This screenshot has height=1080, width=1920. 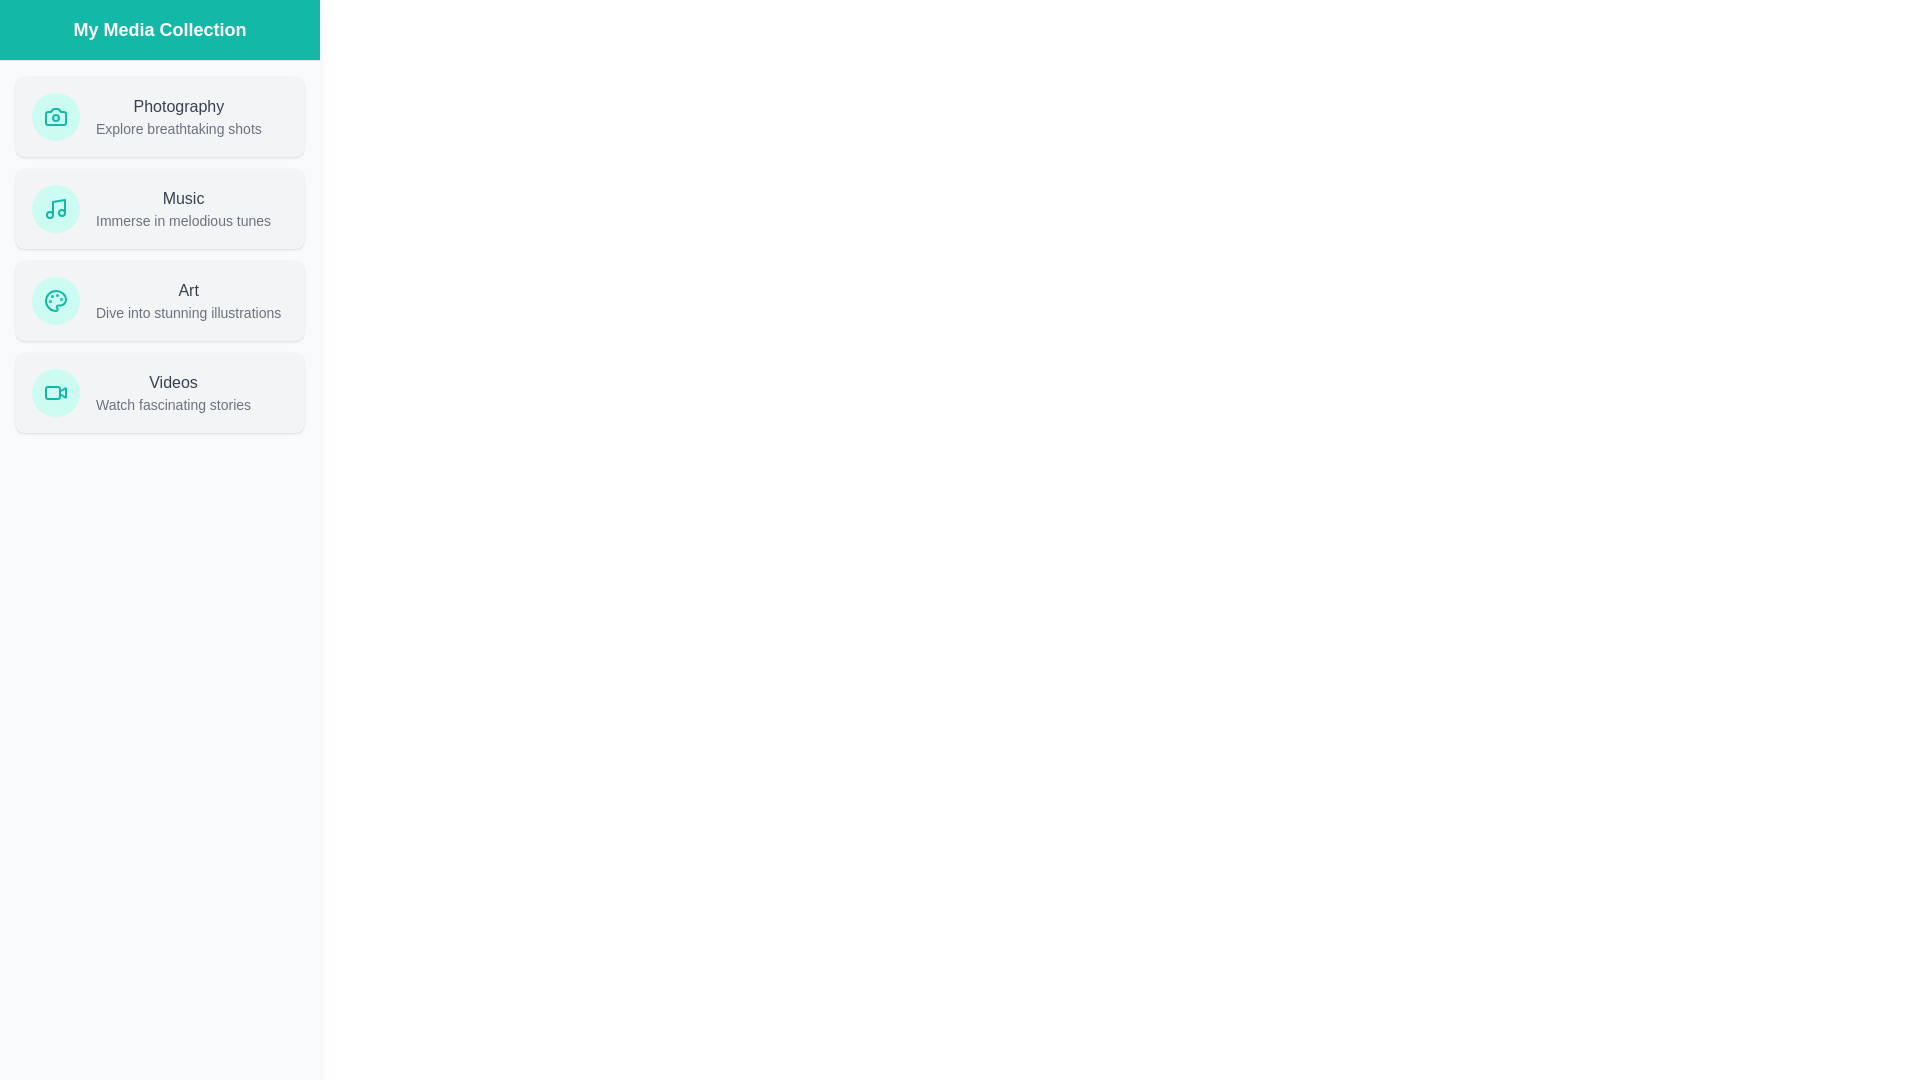 I want to click on the media card representing Photography, so click(x=158, y=116).